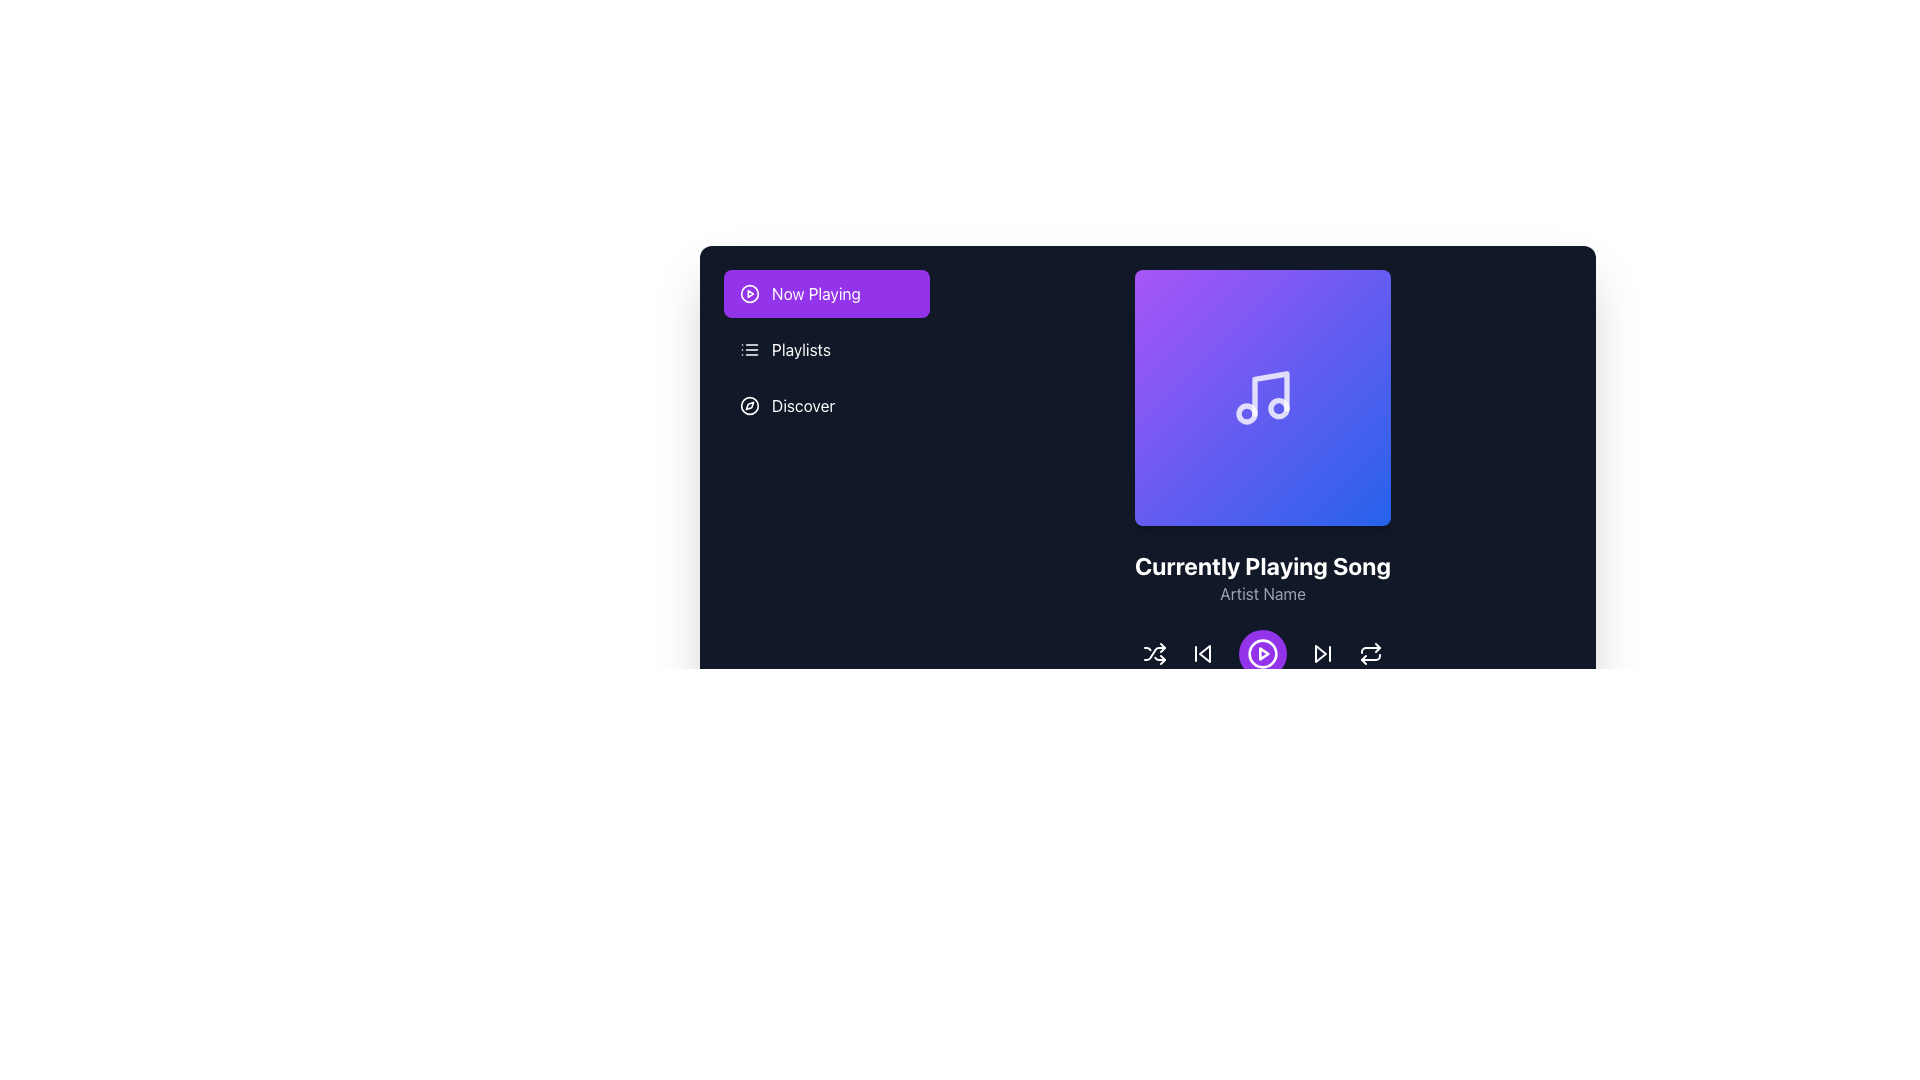  Describe the element at coordinates (816, 293) in the screenshot. I see `text label 'Now Playing' which is styled in bold white font on a purple button with rounded corners located in the left-side navigation area of the interface` at that location.